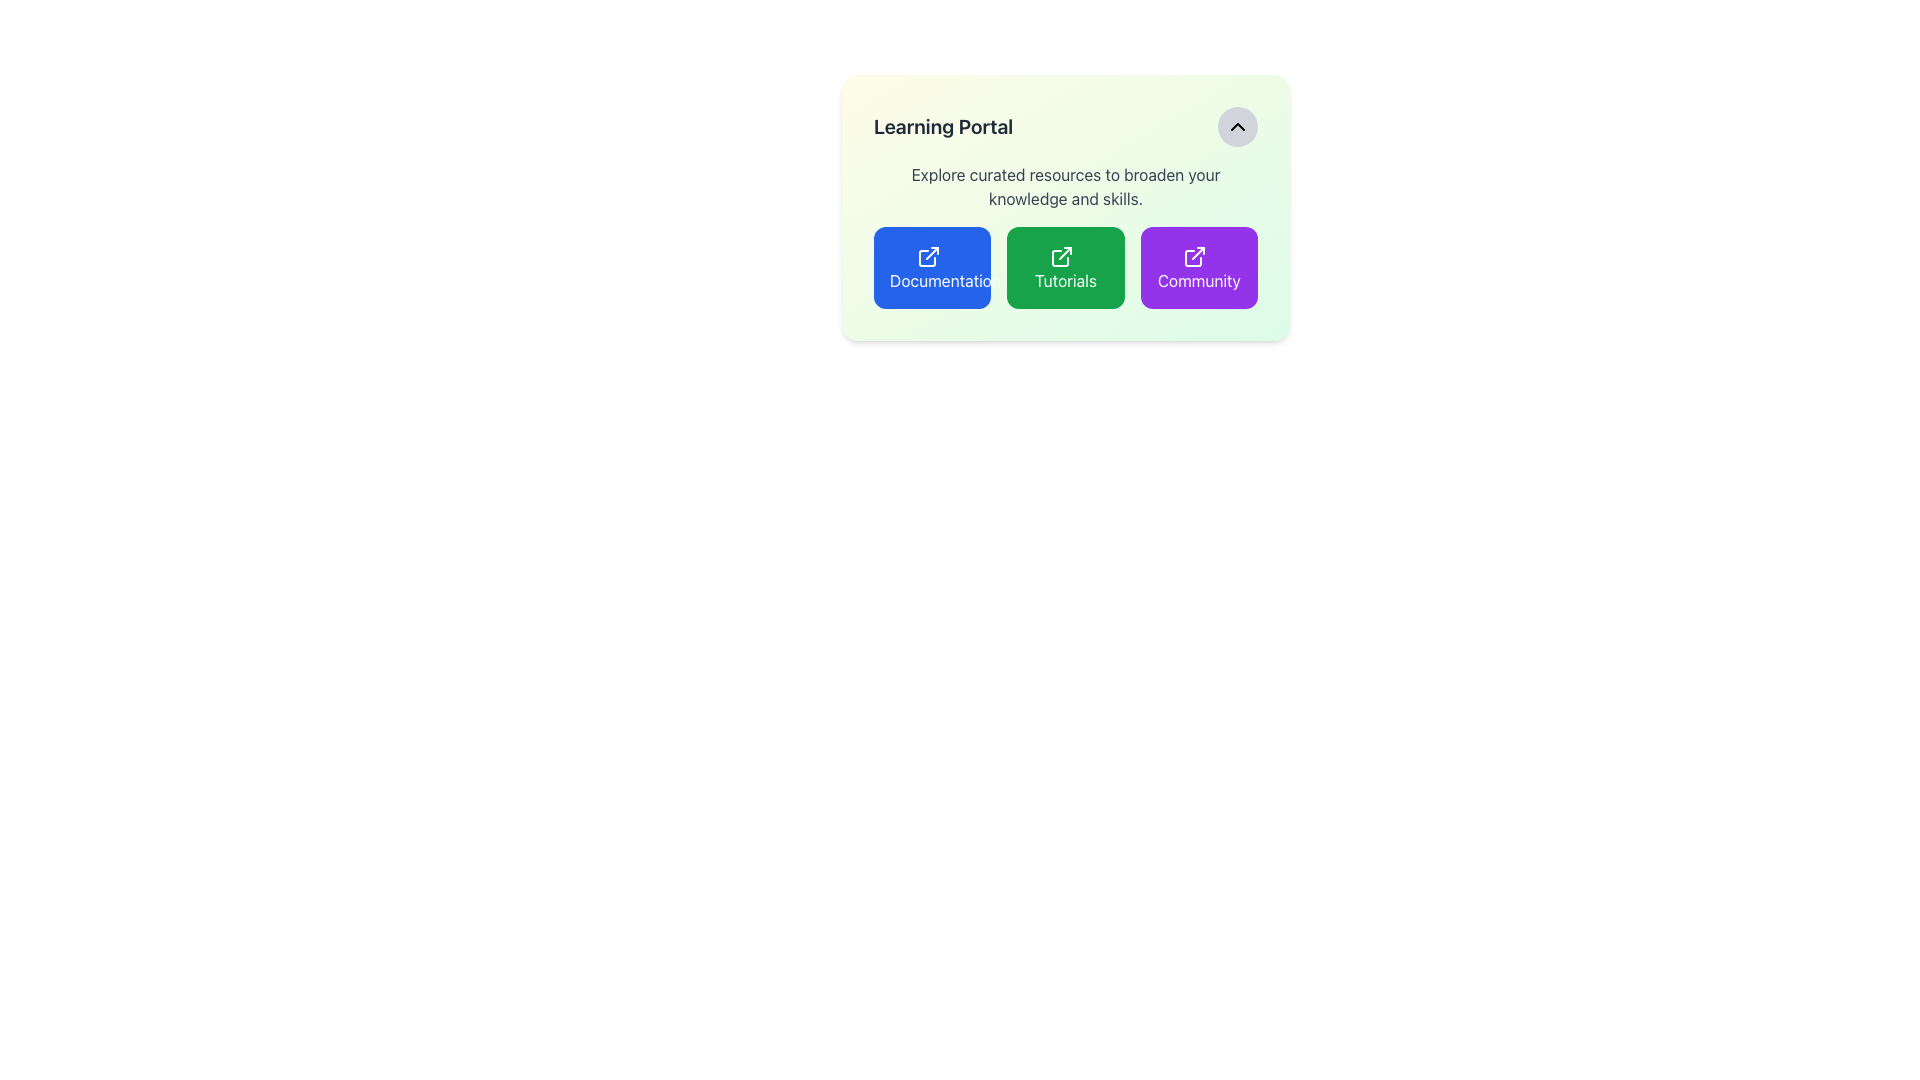  Describe the element at coordinates (1199, 266) in the screenshot. I see `the button located in the 'Learning Portal' card interface that redirects users to the community page` at that location.